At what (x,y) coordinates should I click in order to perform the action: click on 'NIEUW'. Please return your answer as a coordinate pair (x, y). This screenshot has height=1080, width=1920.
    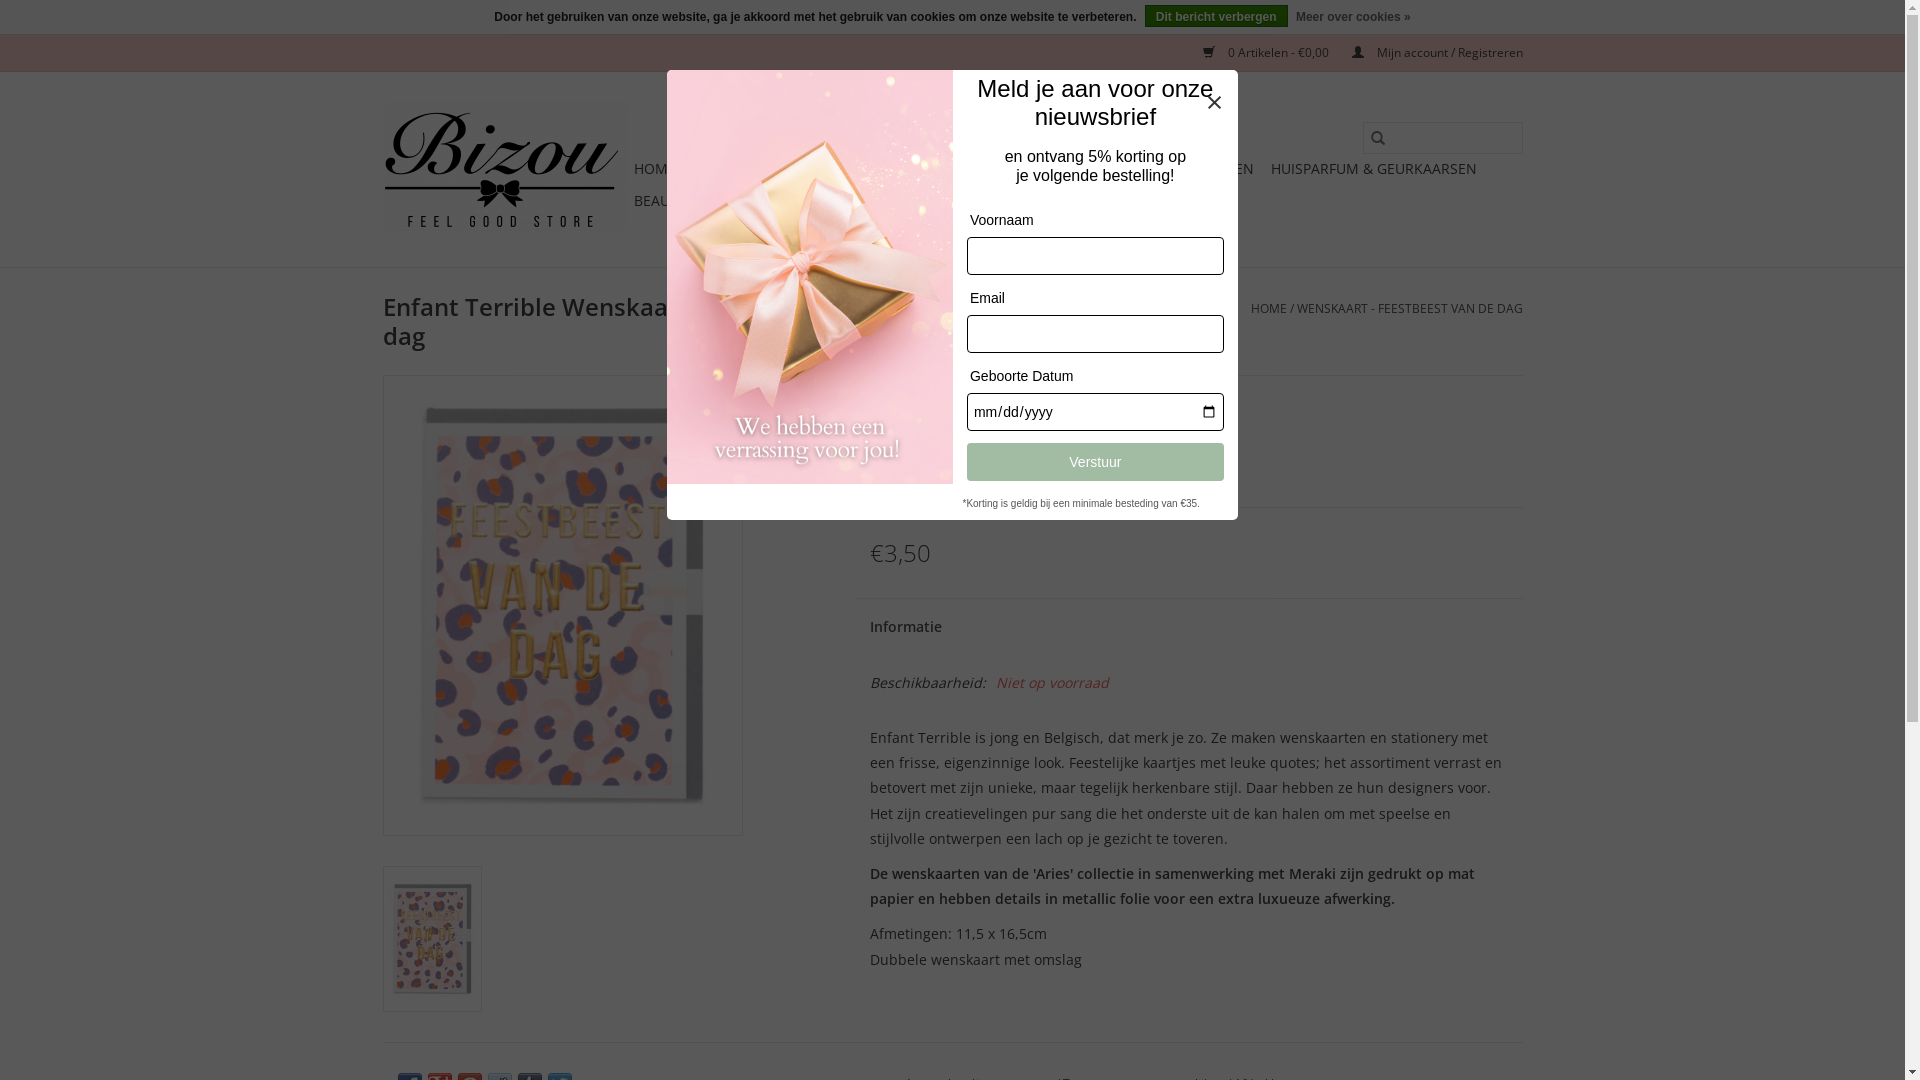
    Looking at the image, I should click on (881, 168).